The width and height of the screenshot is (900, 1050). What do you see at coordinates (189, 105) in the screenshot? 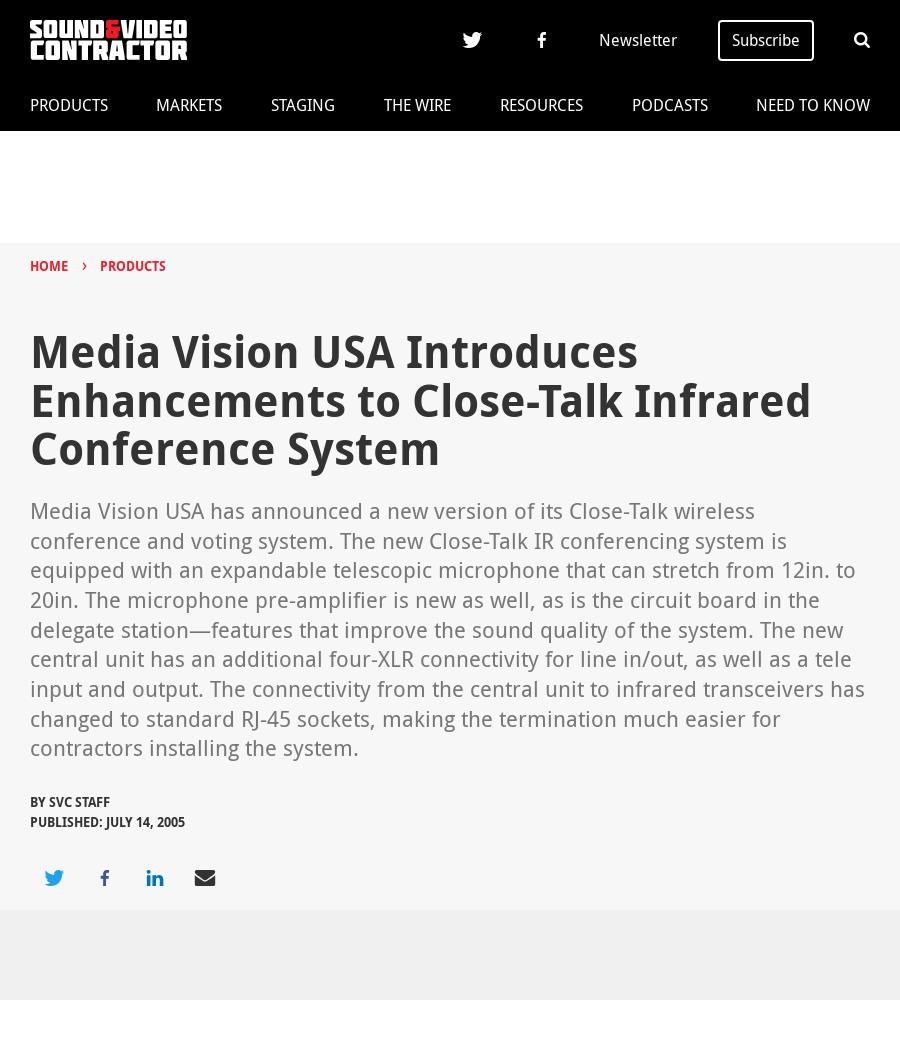
I see `'Markets'` at bounding box center [189, 105].